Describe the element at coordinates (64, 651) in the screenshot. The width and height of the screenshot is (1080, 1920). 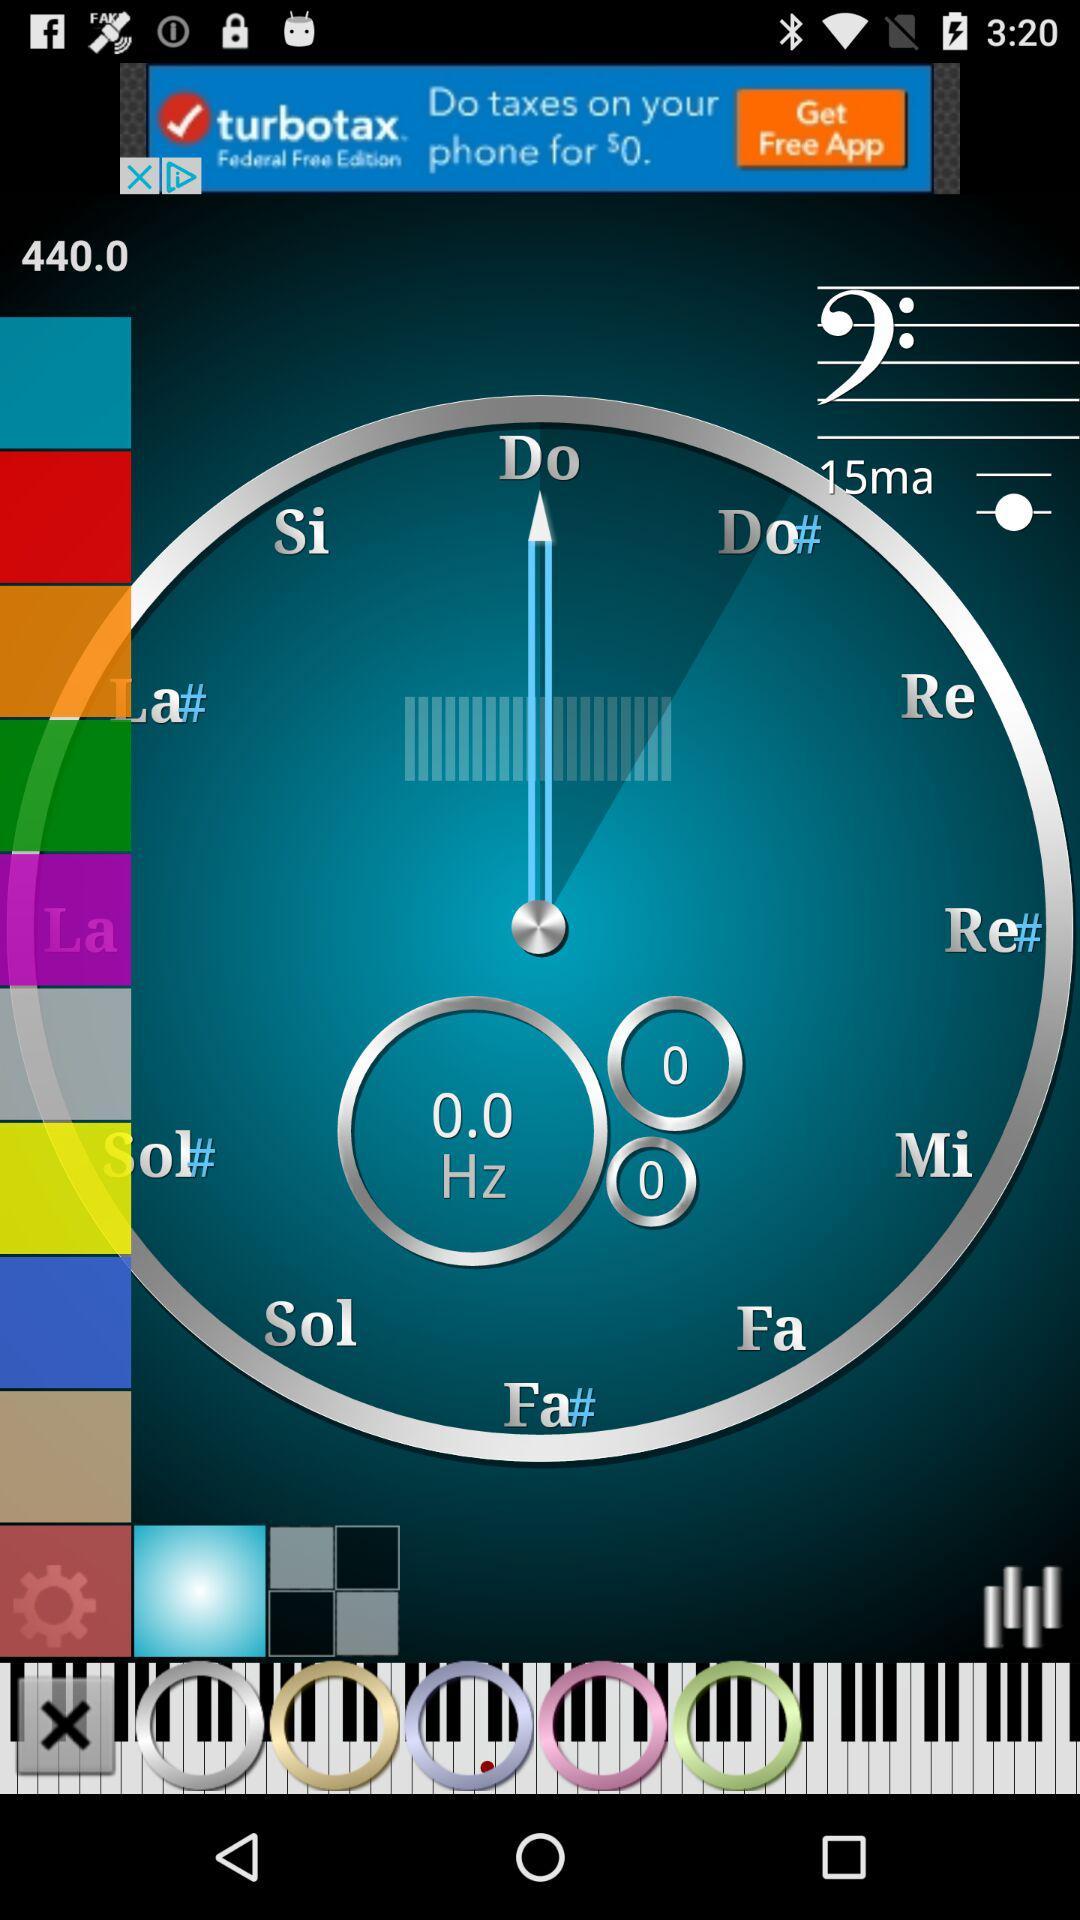
I see `orange color background` at that location.